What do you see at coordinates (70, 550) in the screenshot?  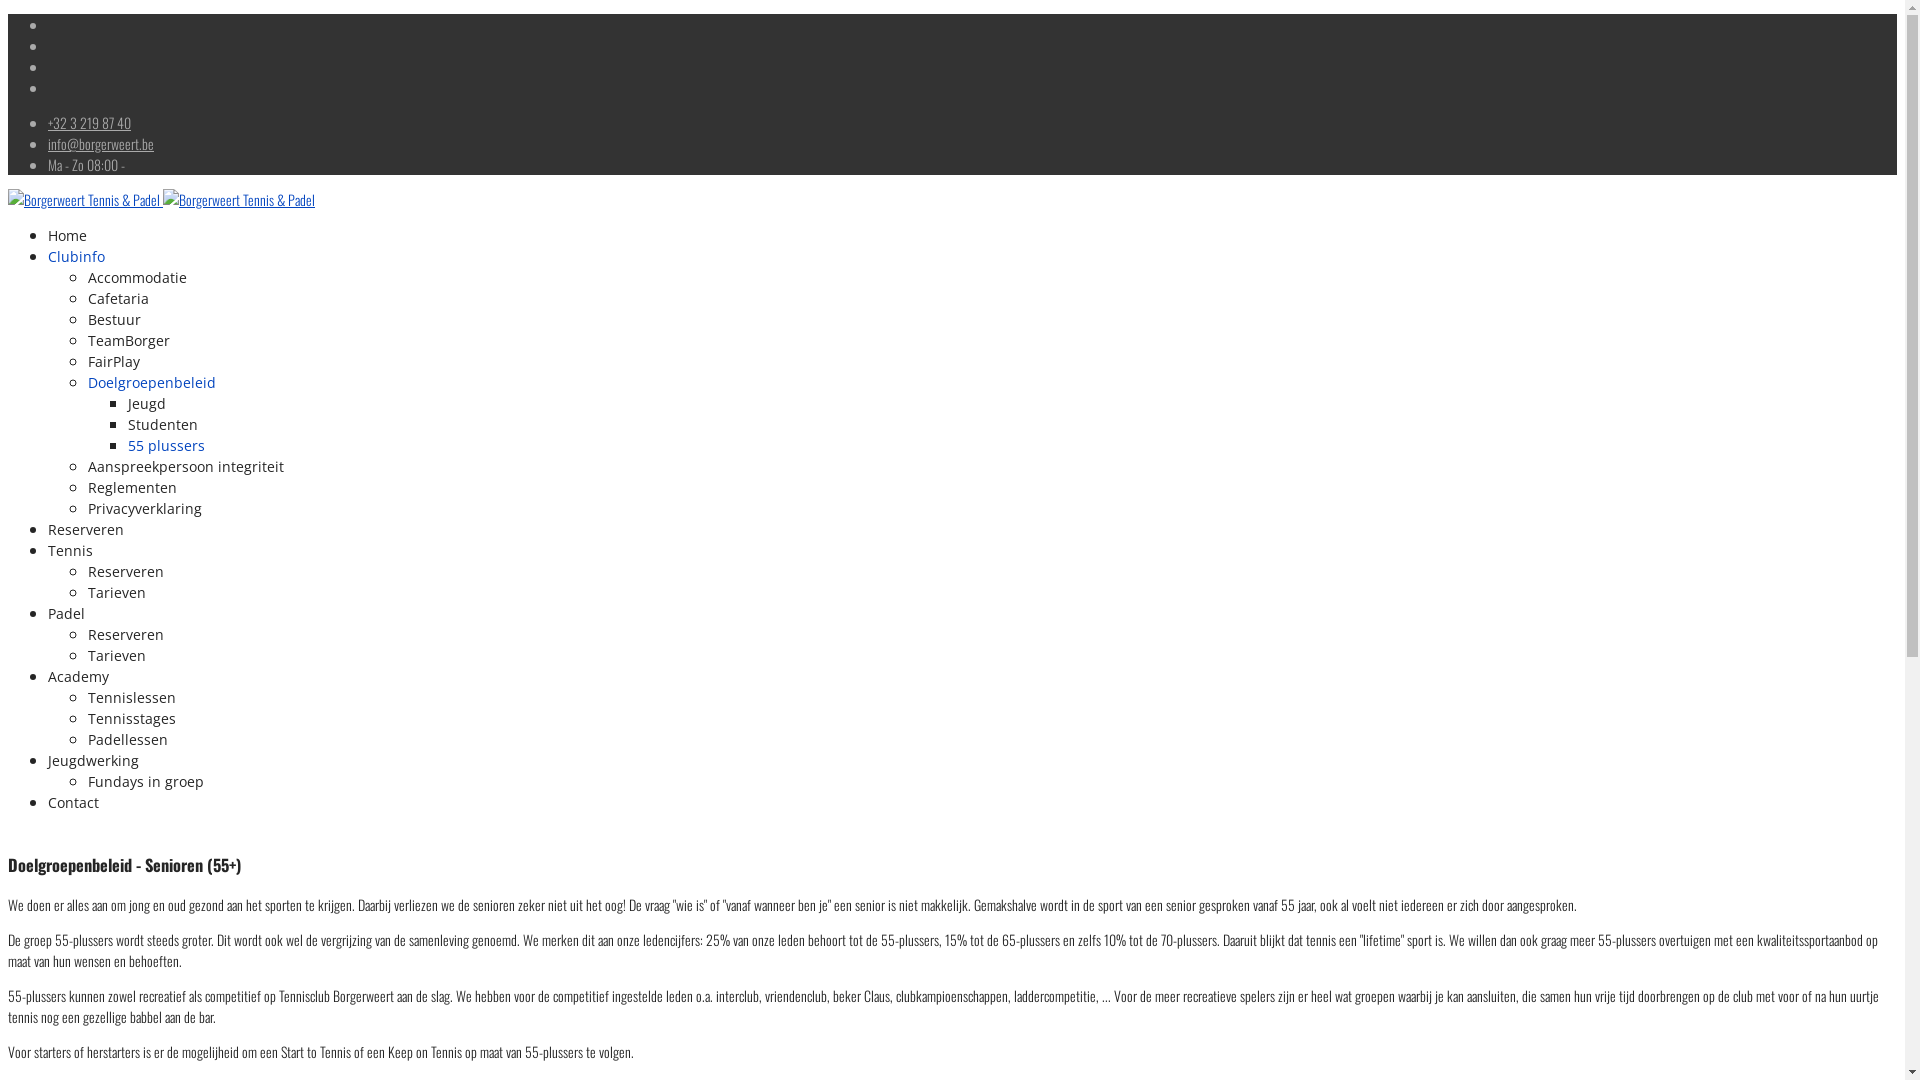 I see `'Tennis'` at bounding box center [70, 550].